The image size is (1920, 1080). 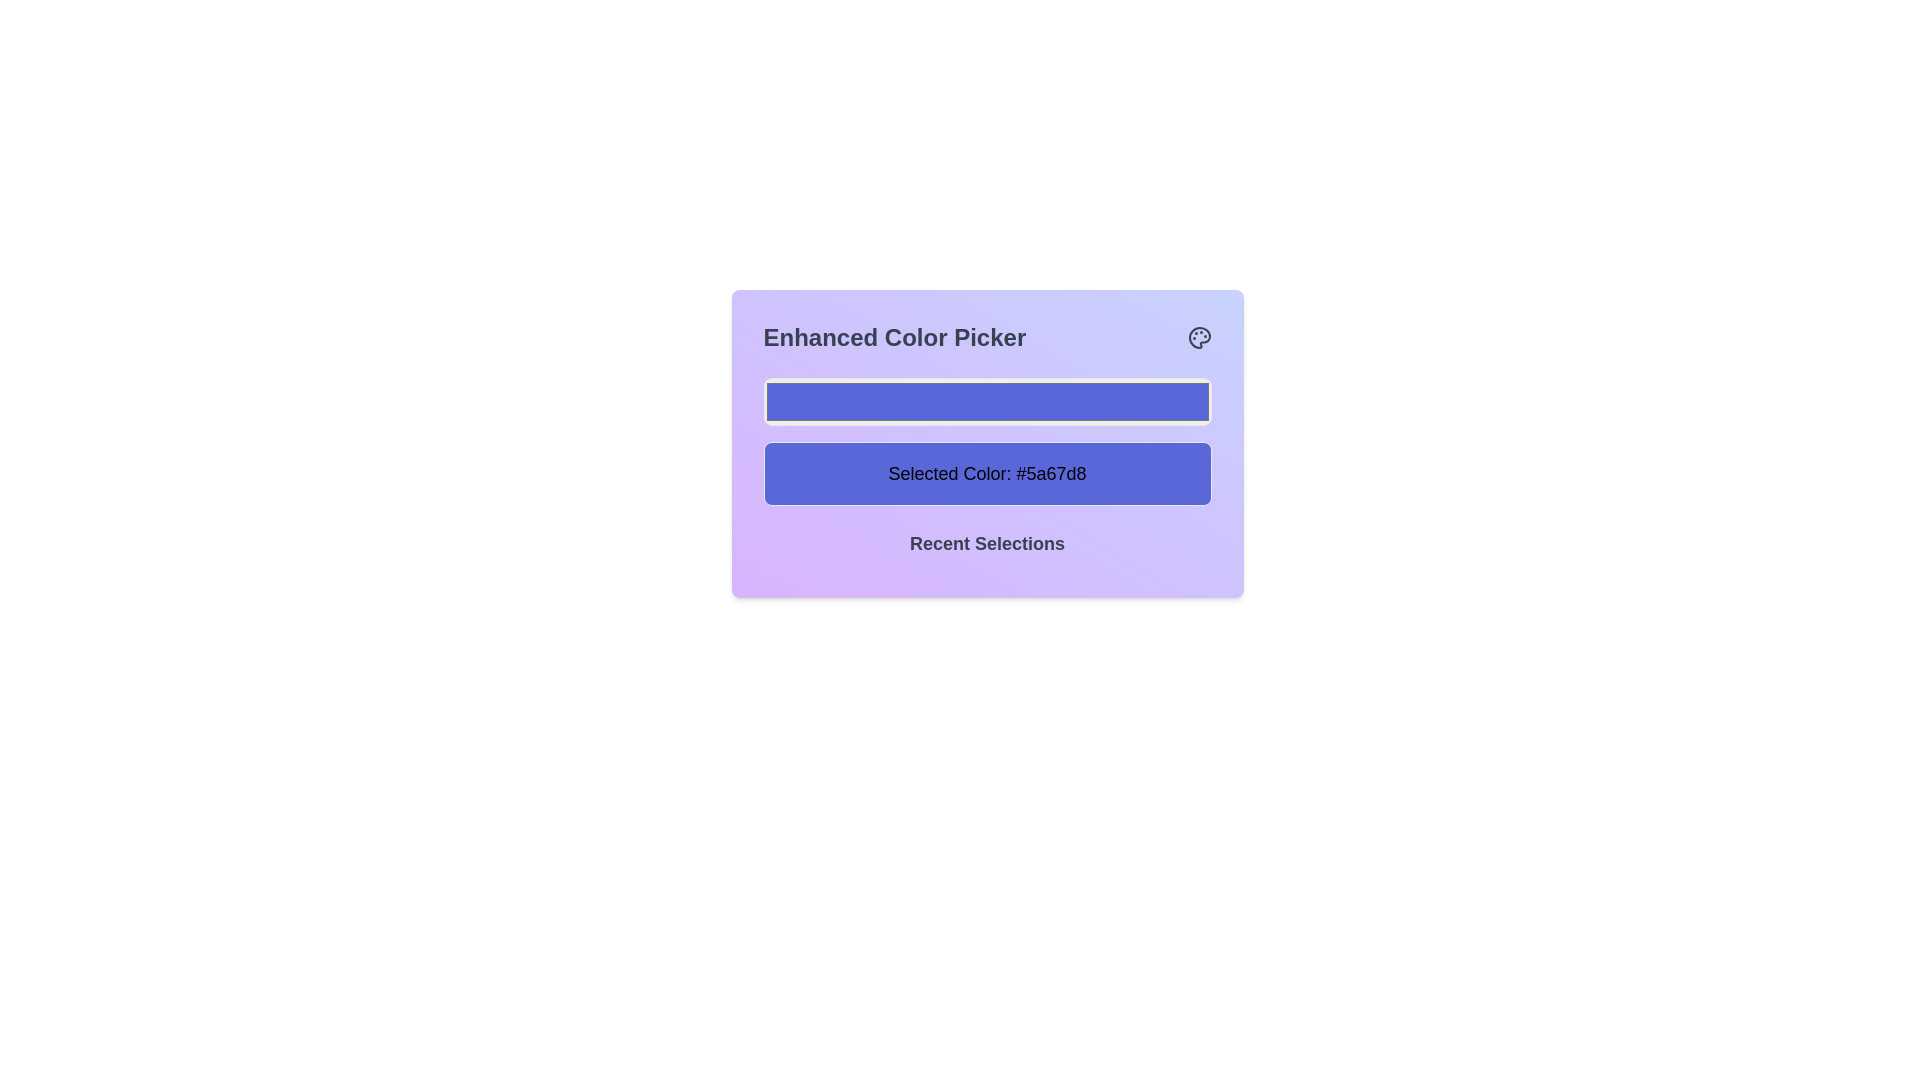 What do you see at coordinates (987, 474) in the screenshot?
I see `the text display area that shows 'Selected Color: #5a67d8', which has a blue background and is located beneath the color input box in the Enhanced Color Picker component` at bounding box center [987, 474].